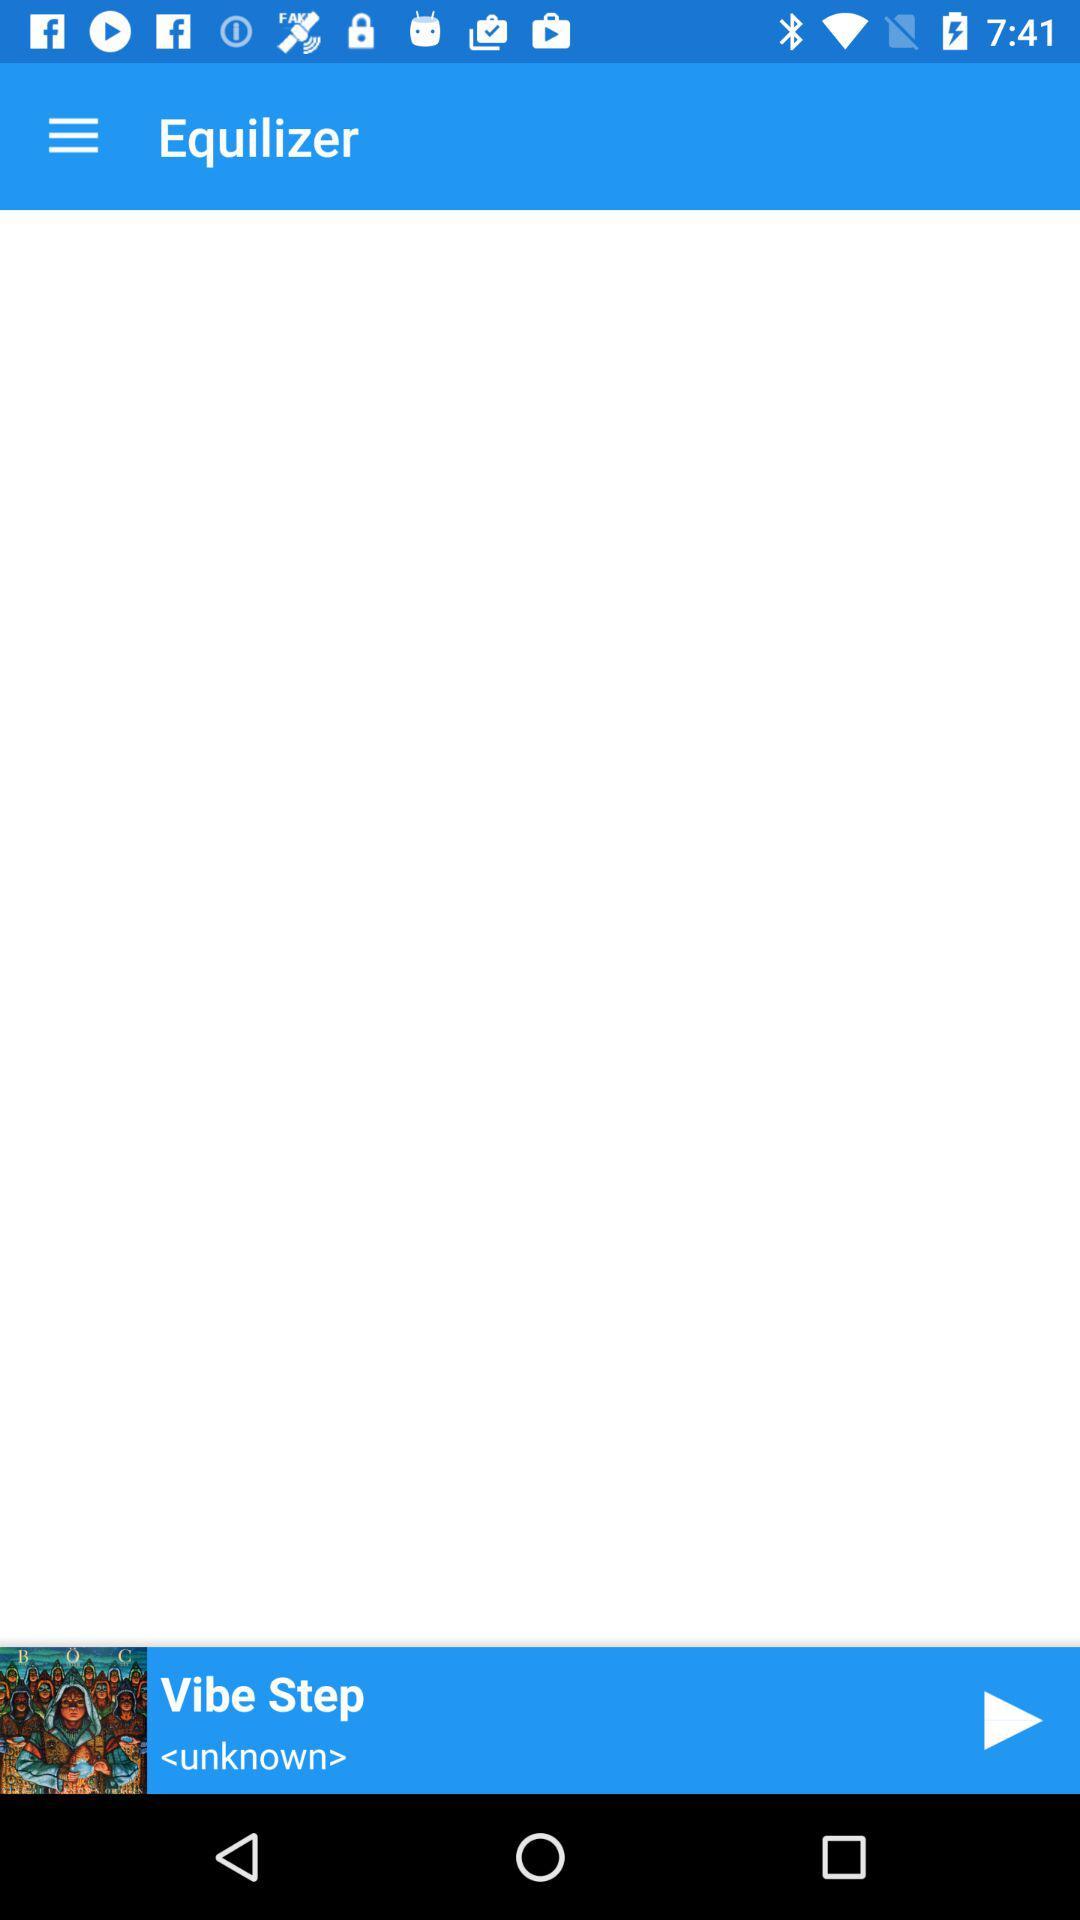  I want to click on item to the left of the equilizer app, so click(72, 135).